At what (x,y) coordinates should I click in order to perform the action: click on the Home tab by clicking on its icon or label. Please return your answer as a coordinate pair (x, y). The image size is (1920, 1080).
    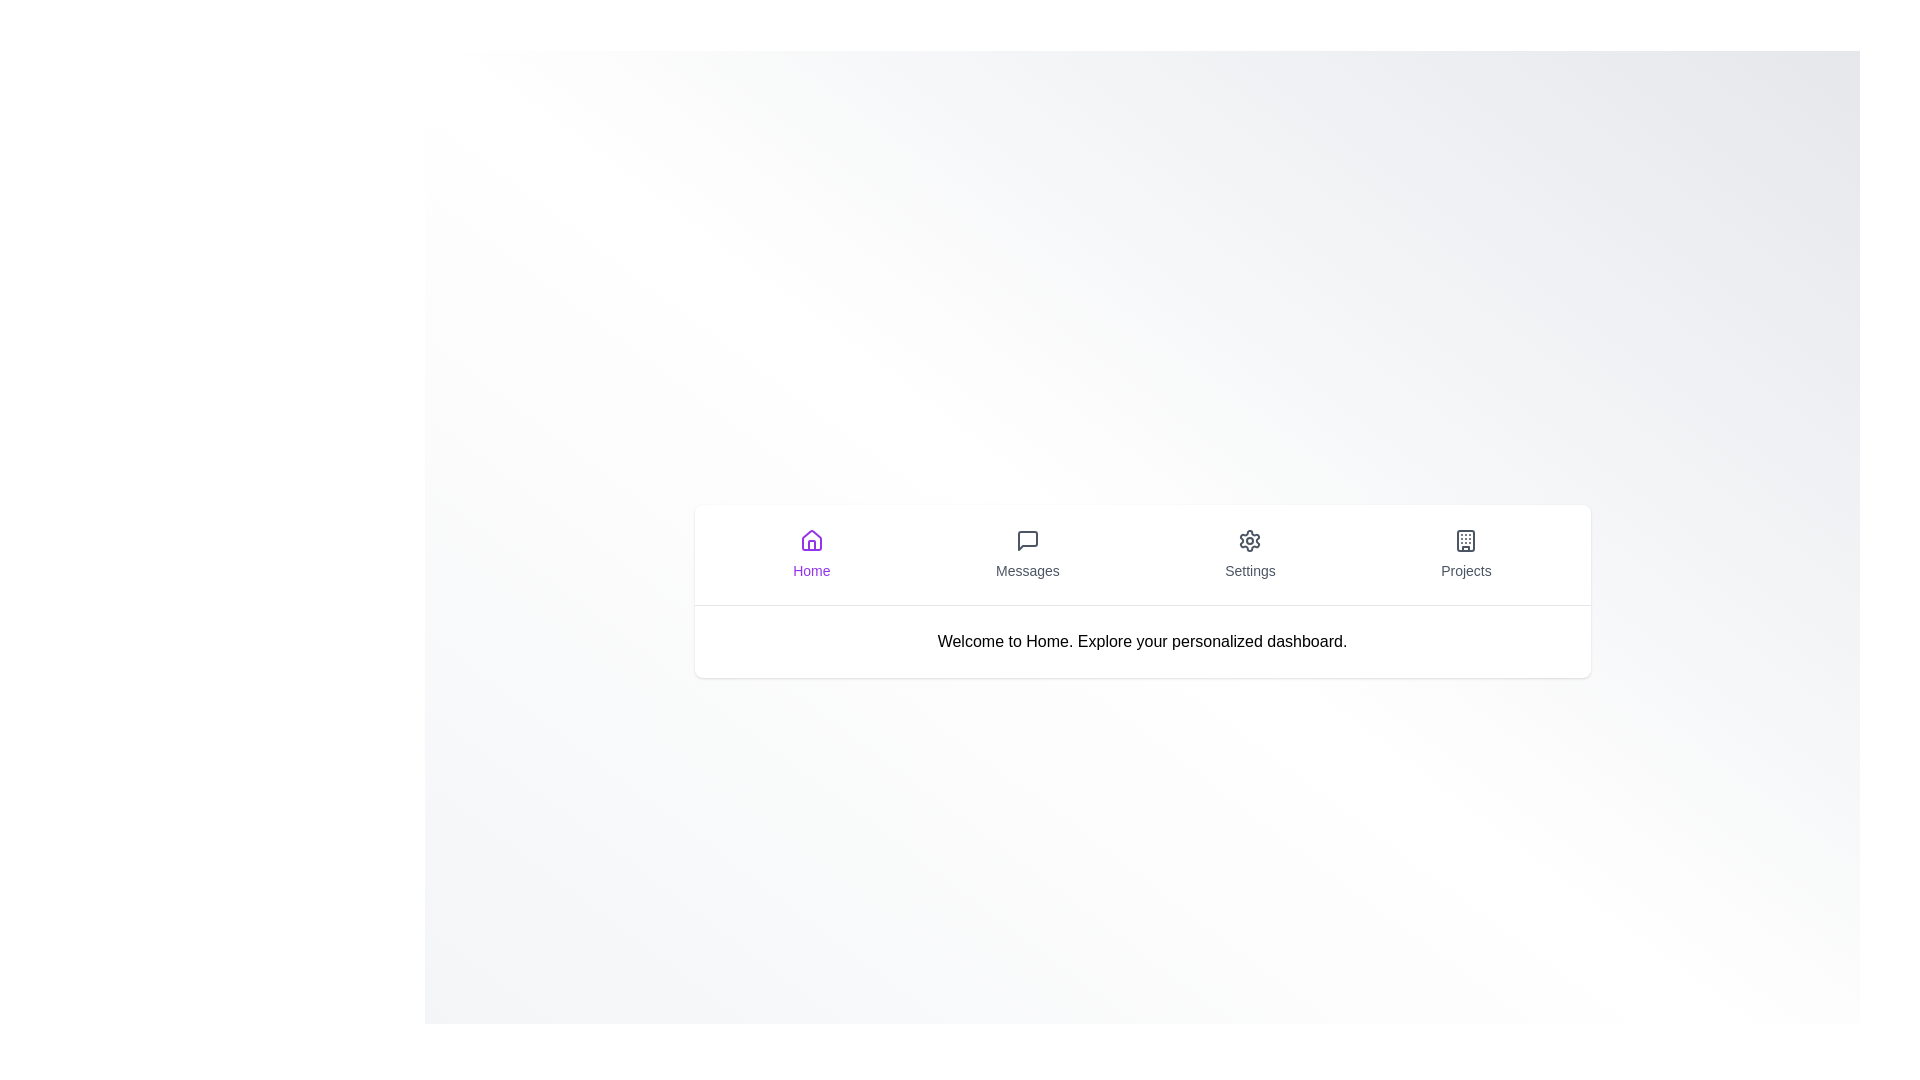
    Looking at the image, I should click on (811, 554).